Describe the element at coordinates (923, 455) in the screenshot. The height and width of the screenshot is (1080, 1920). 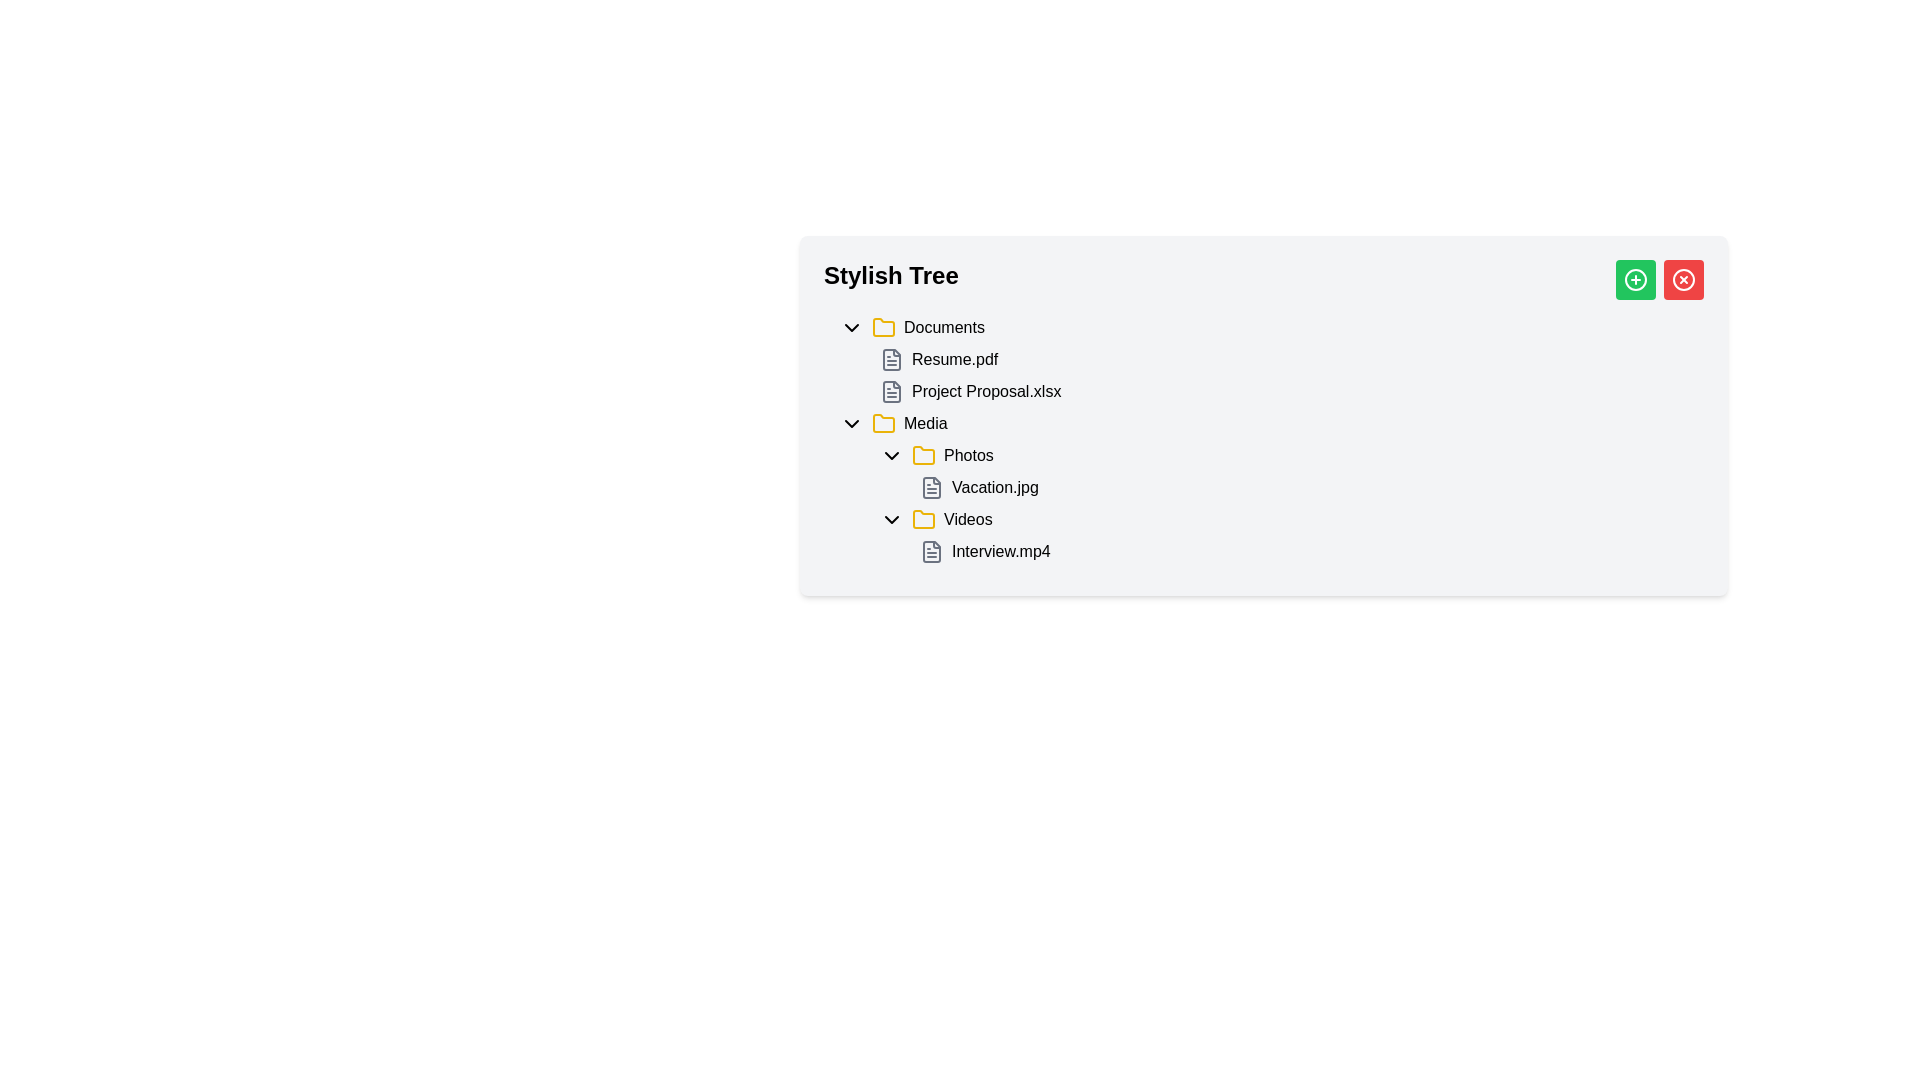
I see `the yellow folder icon representing the 'Photos' folder in the tree view under the 'Media' directory` at that location.